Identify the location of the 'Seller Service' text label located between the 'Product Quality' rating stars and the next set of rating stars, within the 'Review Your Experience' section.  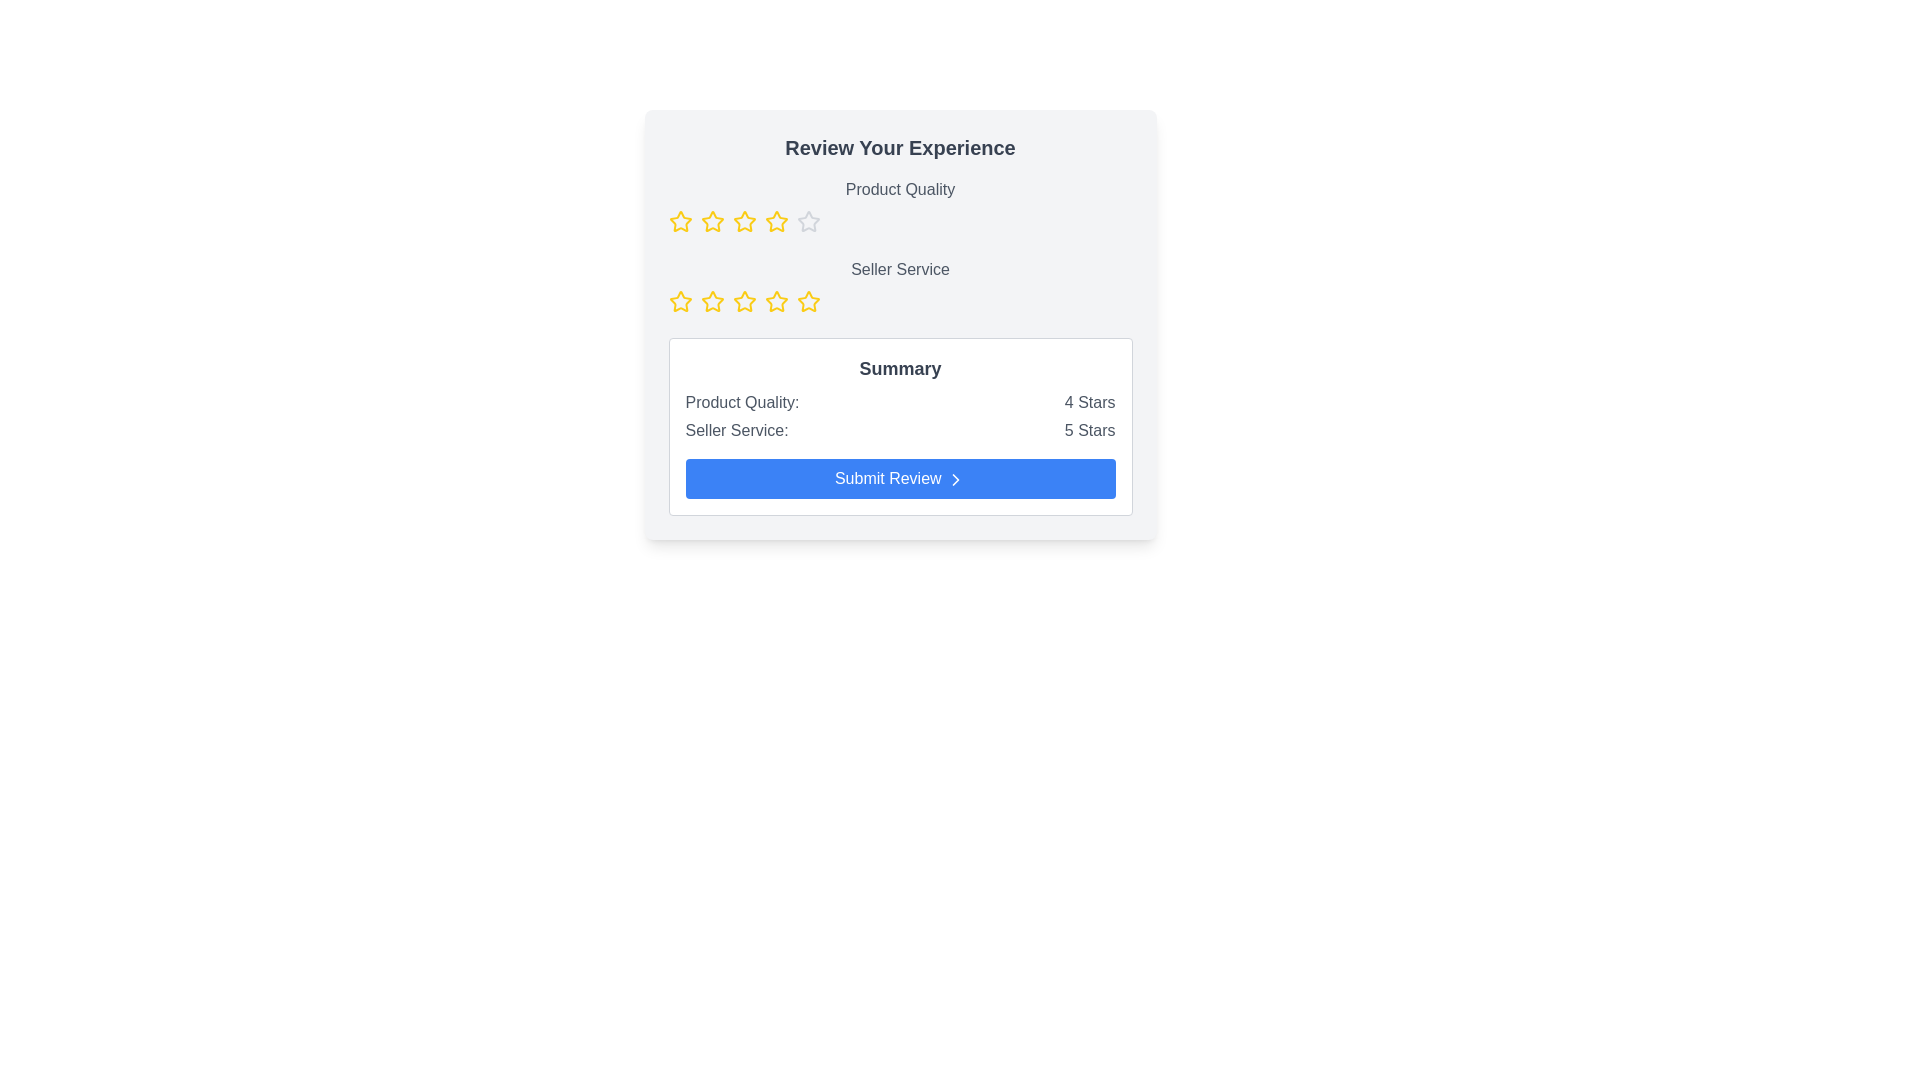
(899, 270).